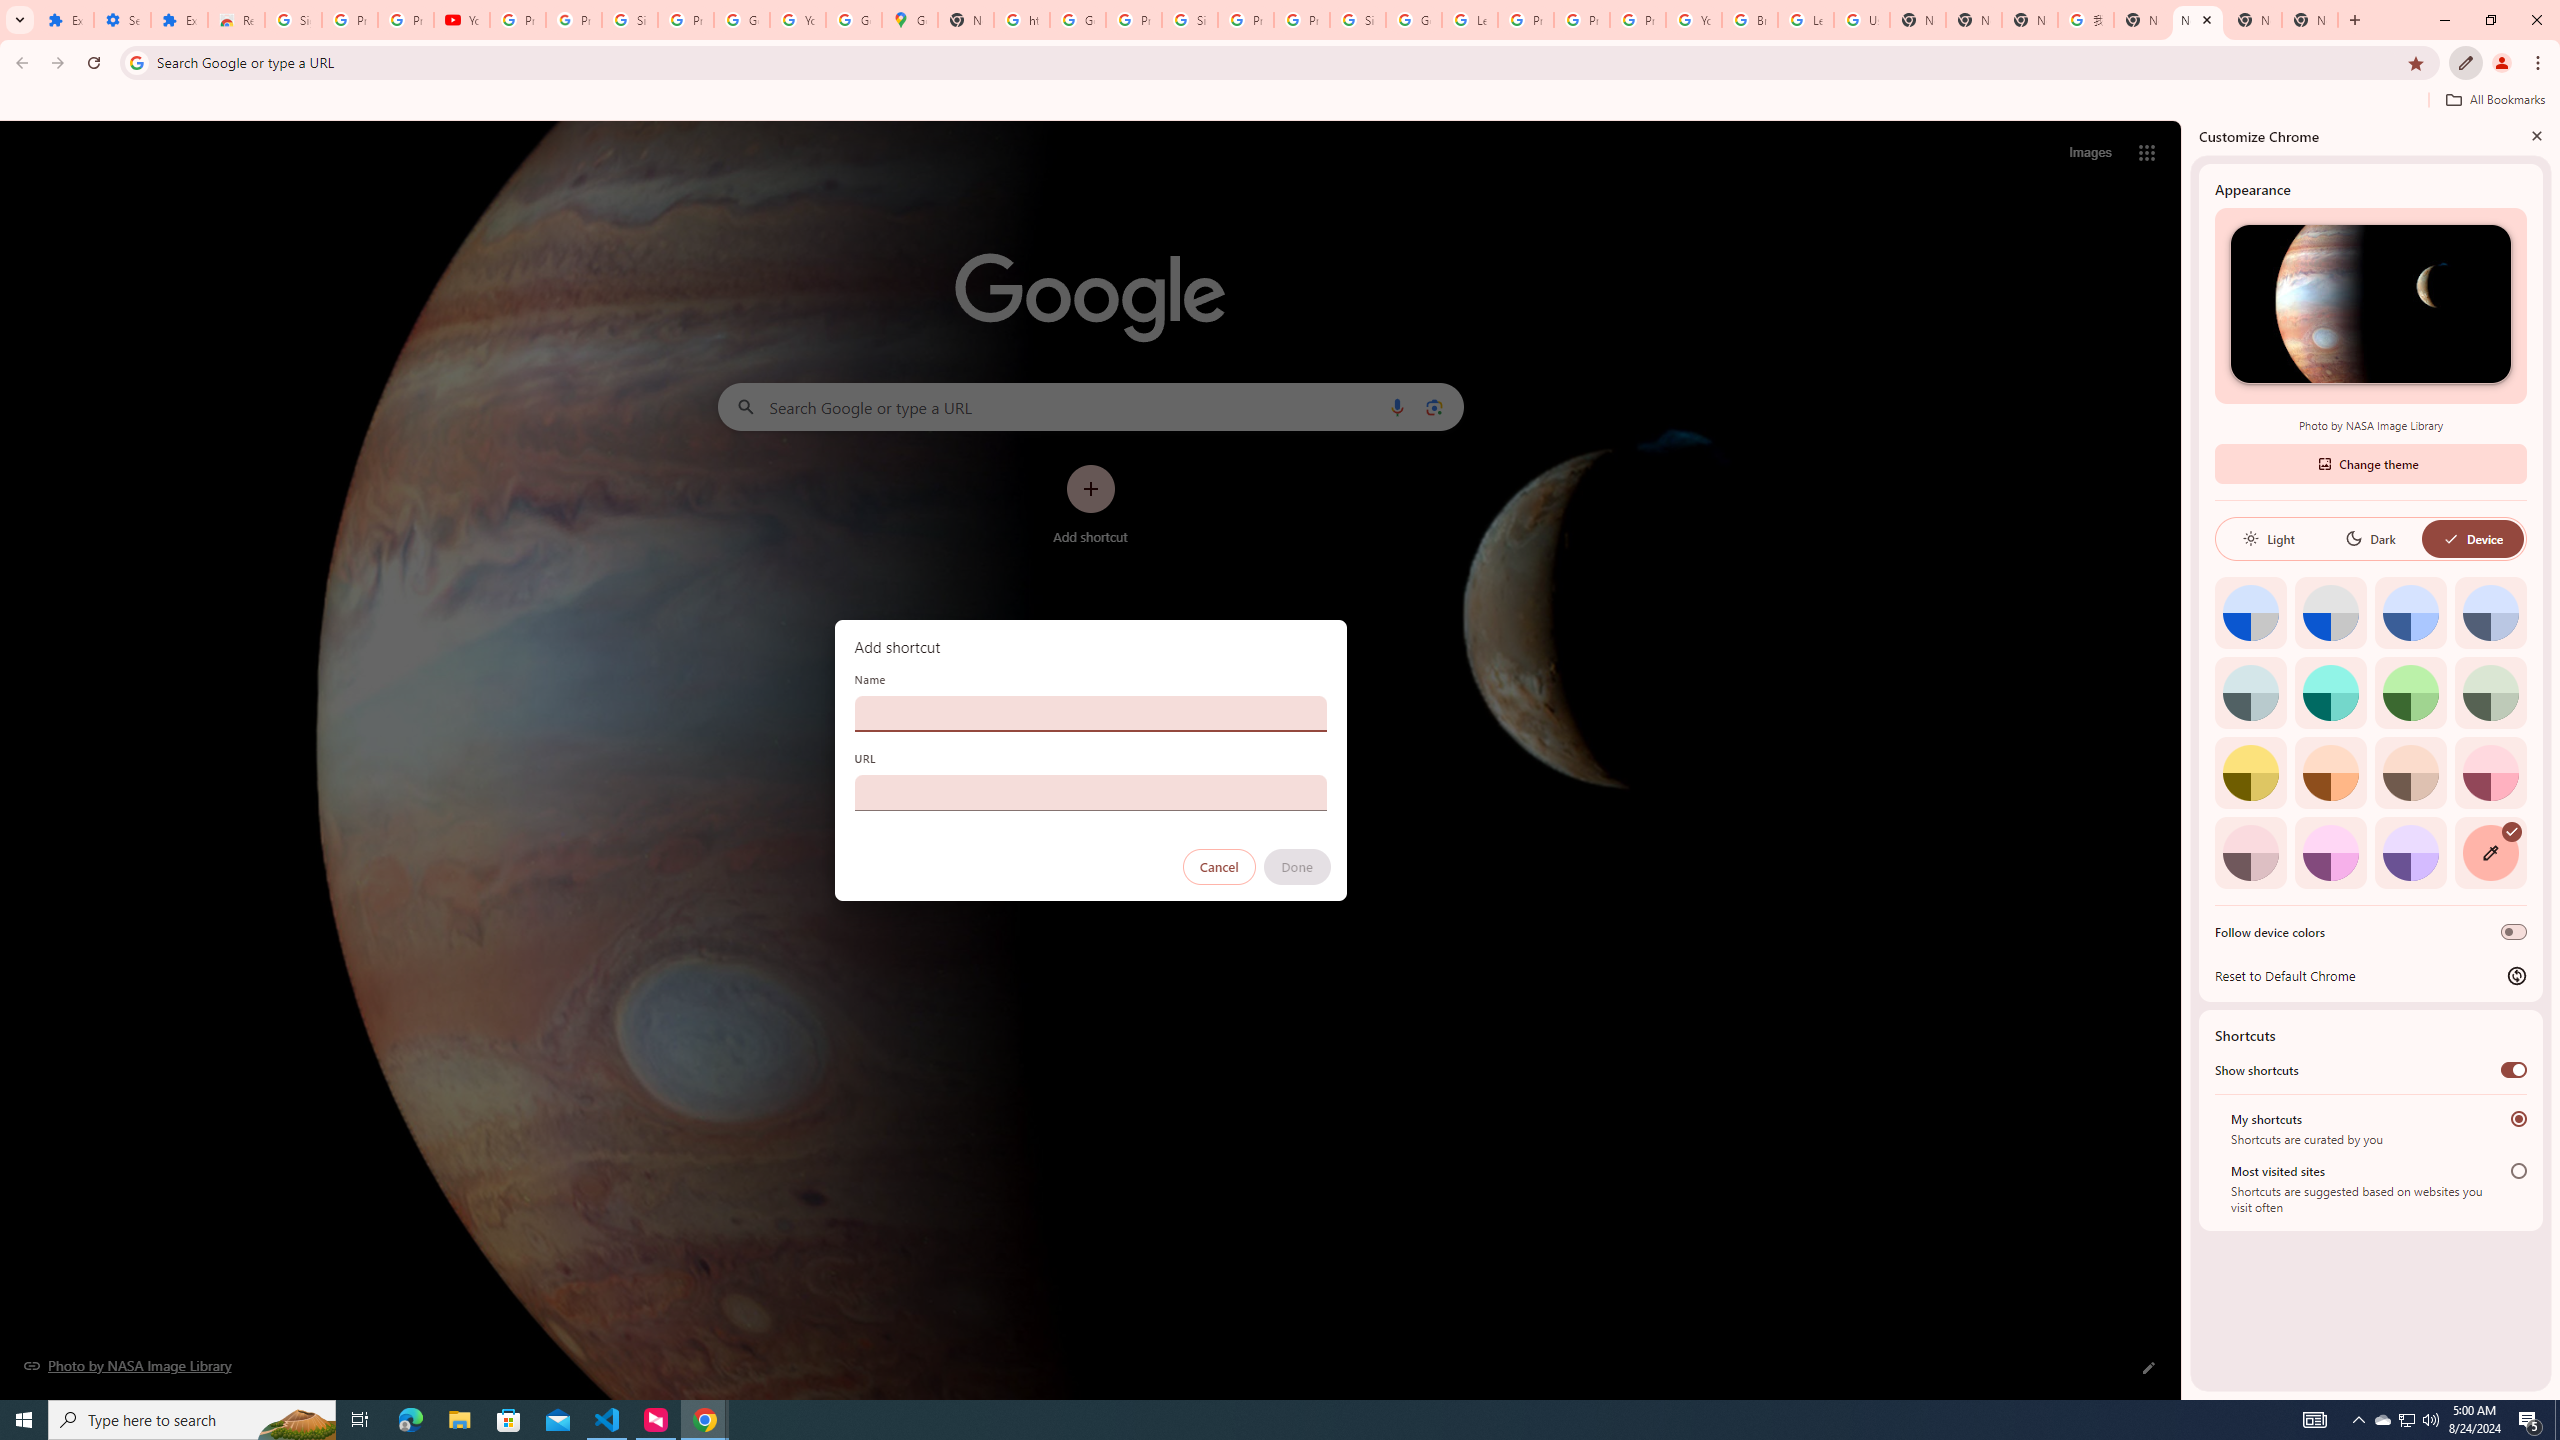 The image size is (2560, 1440). Describe the element at coordinates (2471, 537) in the screenshot. I see `'Device'` at that location.